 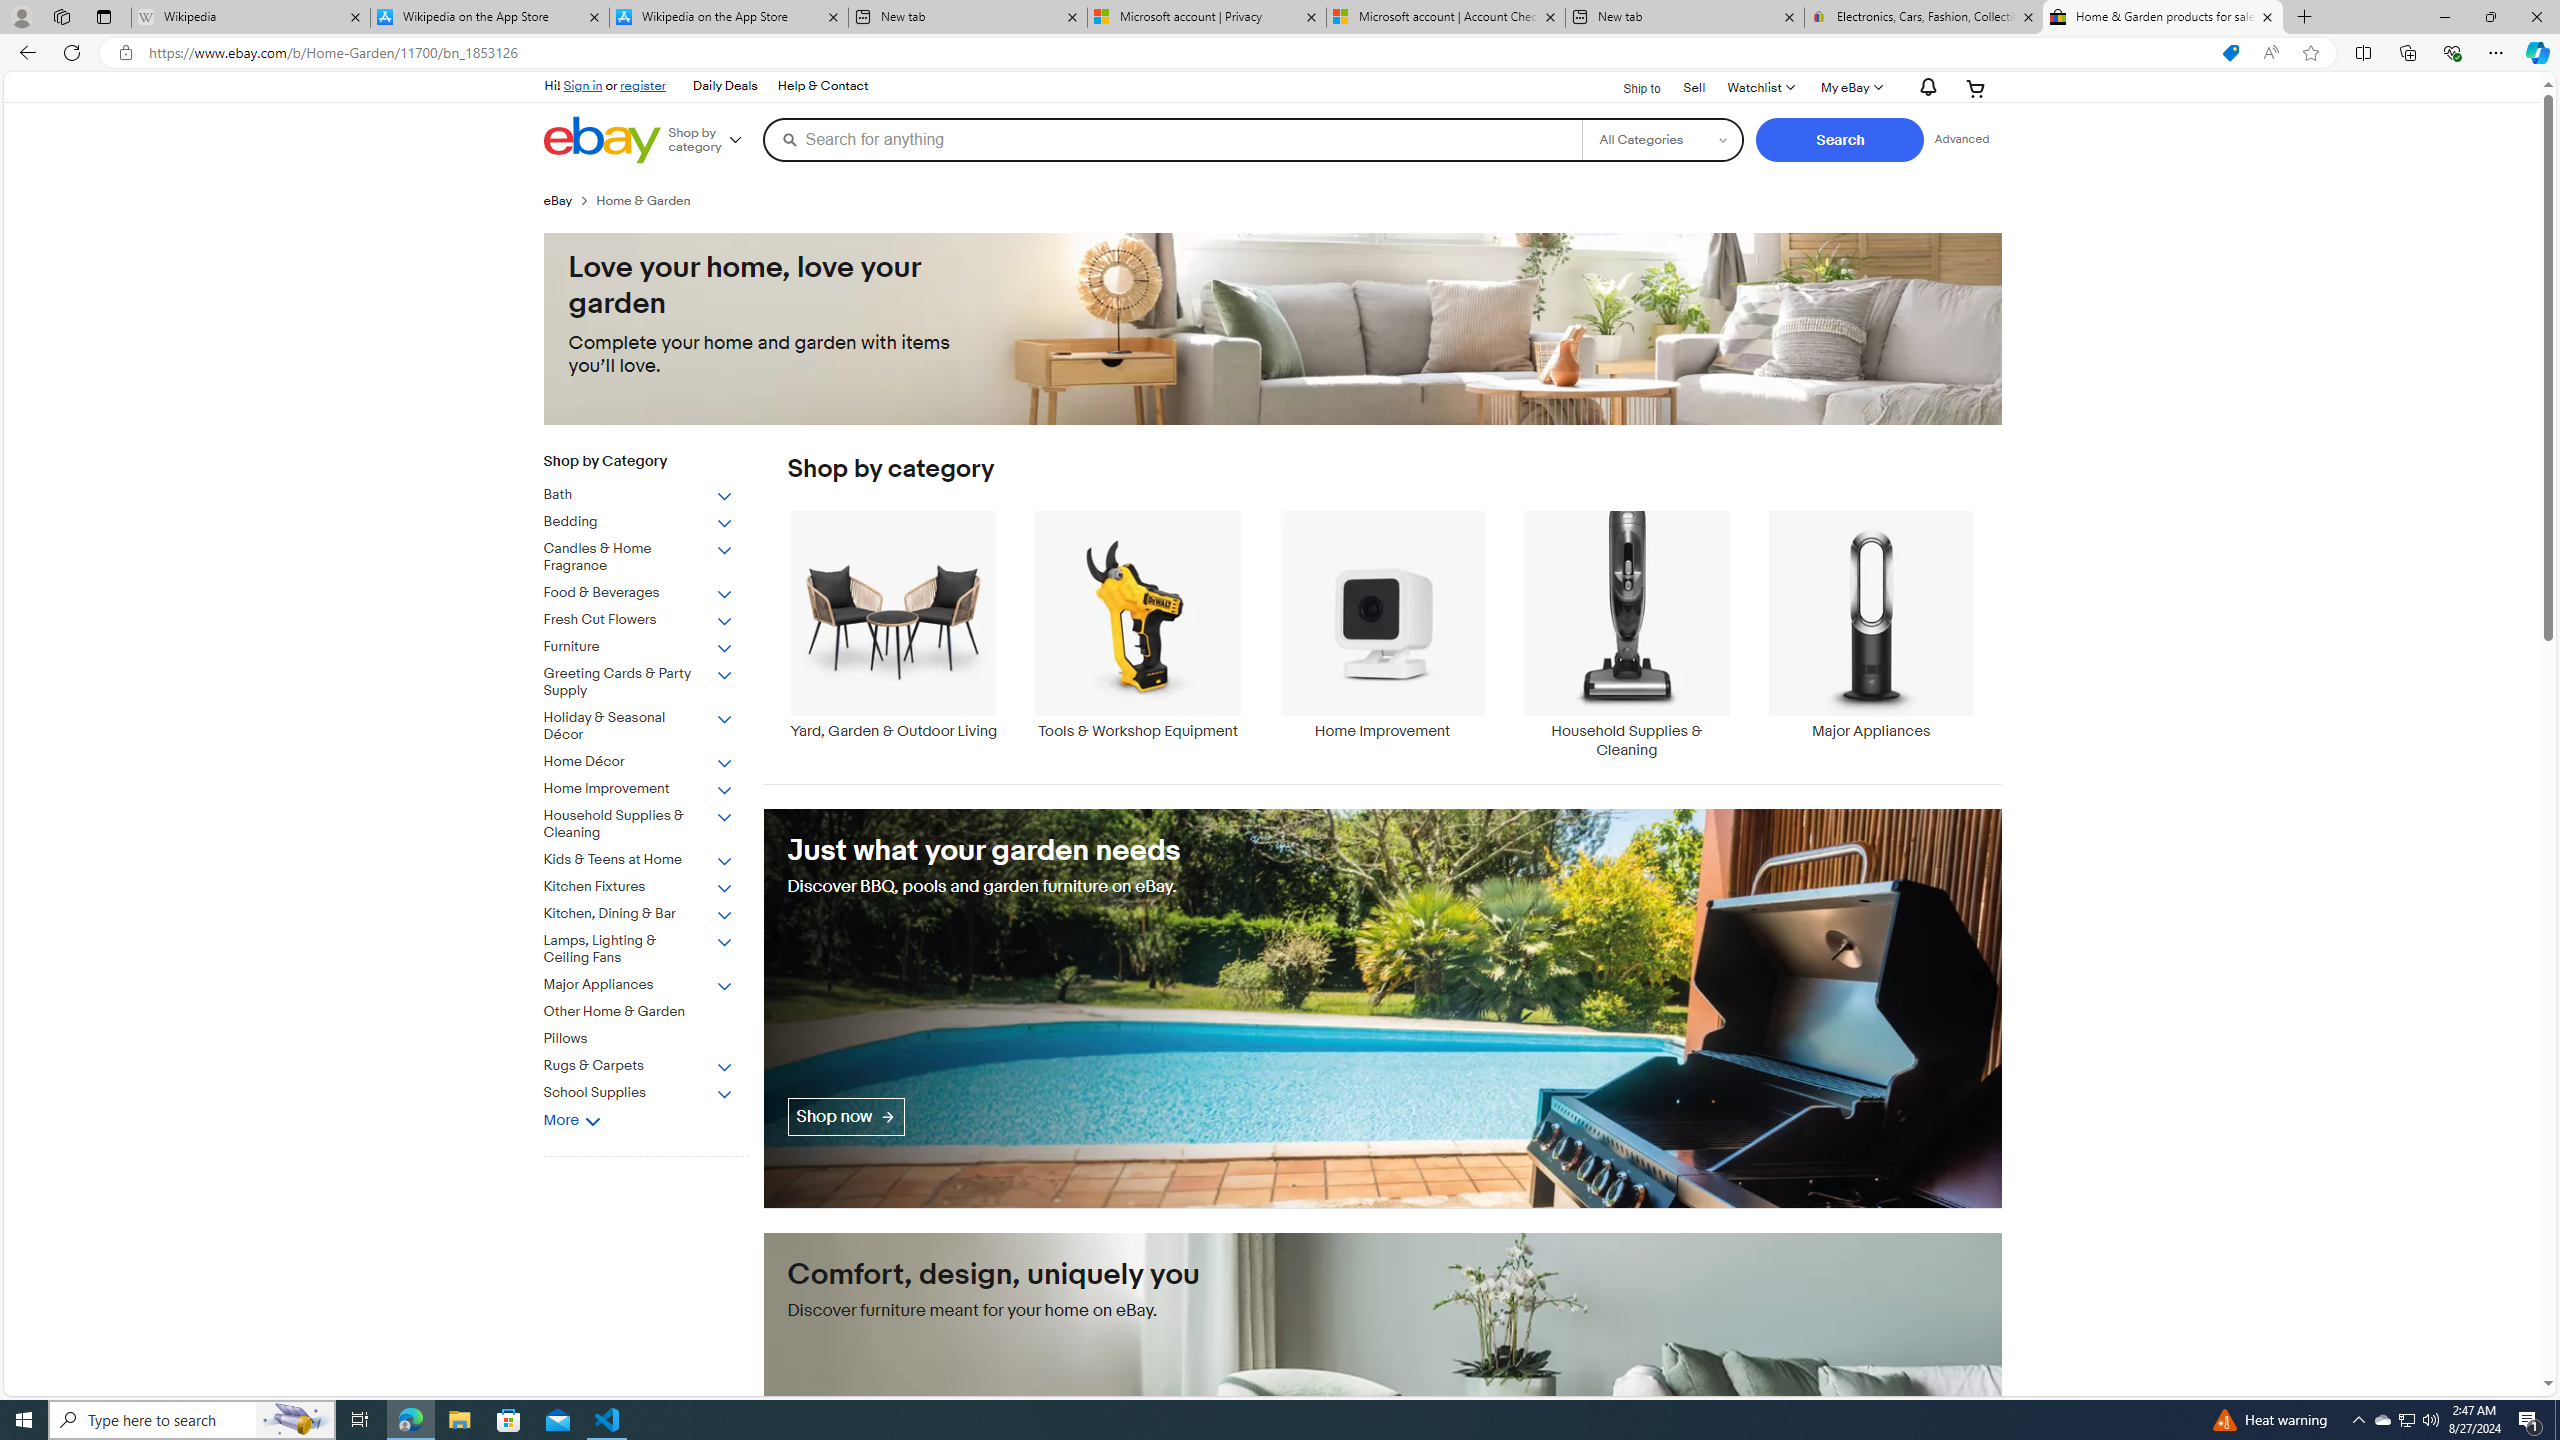 What do you see at coordinates (1204, 16) in the screenshot?
I see `'Microsoft account | Privacy'` at bounding box center [1204, 16].